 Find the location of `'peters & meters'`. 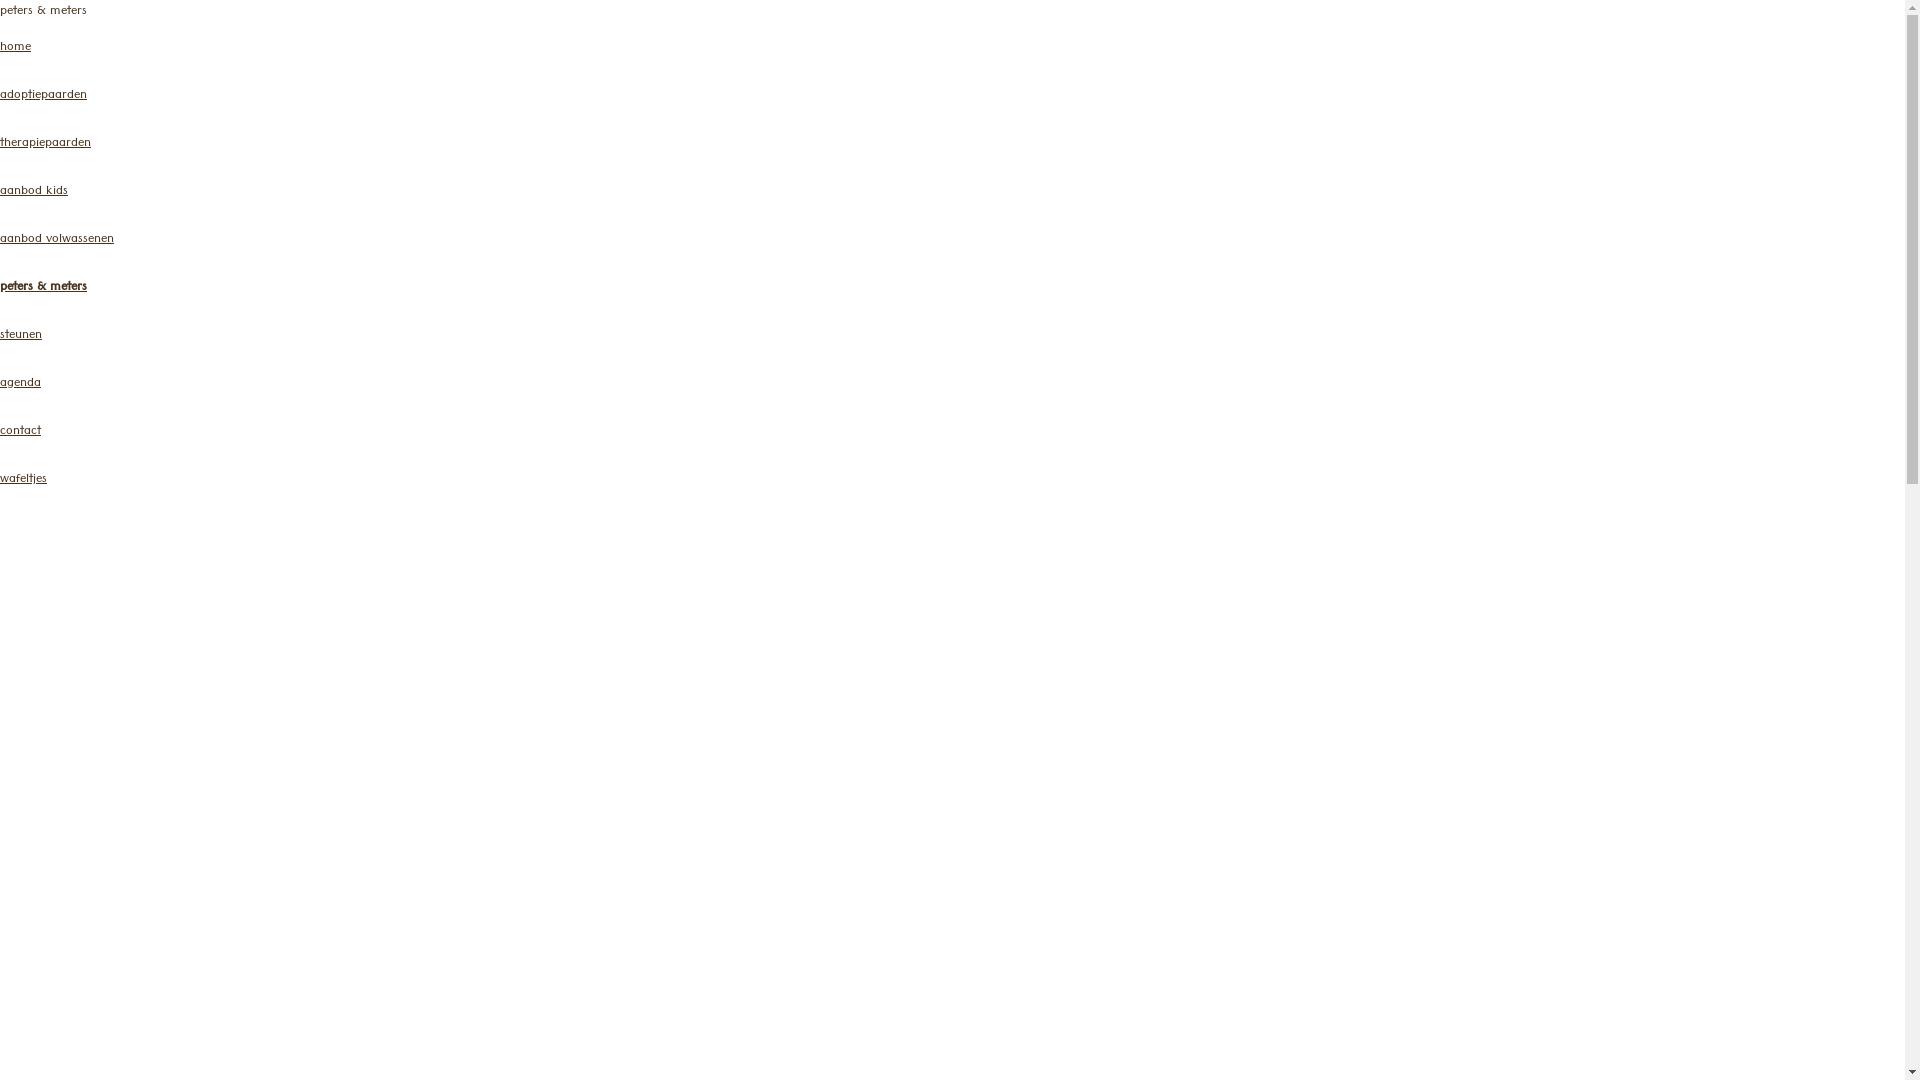

'peters & meters' is located at coordinates (43, 288).